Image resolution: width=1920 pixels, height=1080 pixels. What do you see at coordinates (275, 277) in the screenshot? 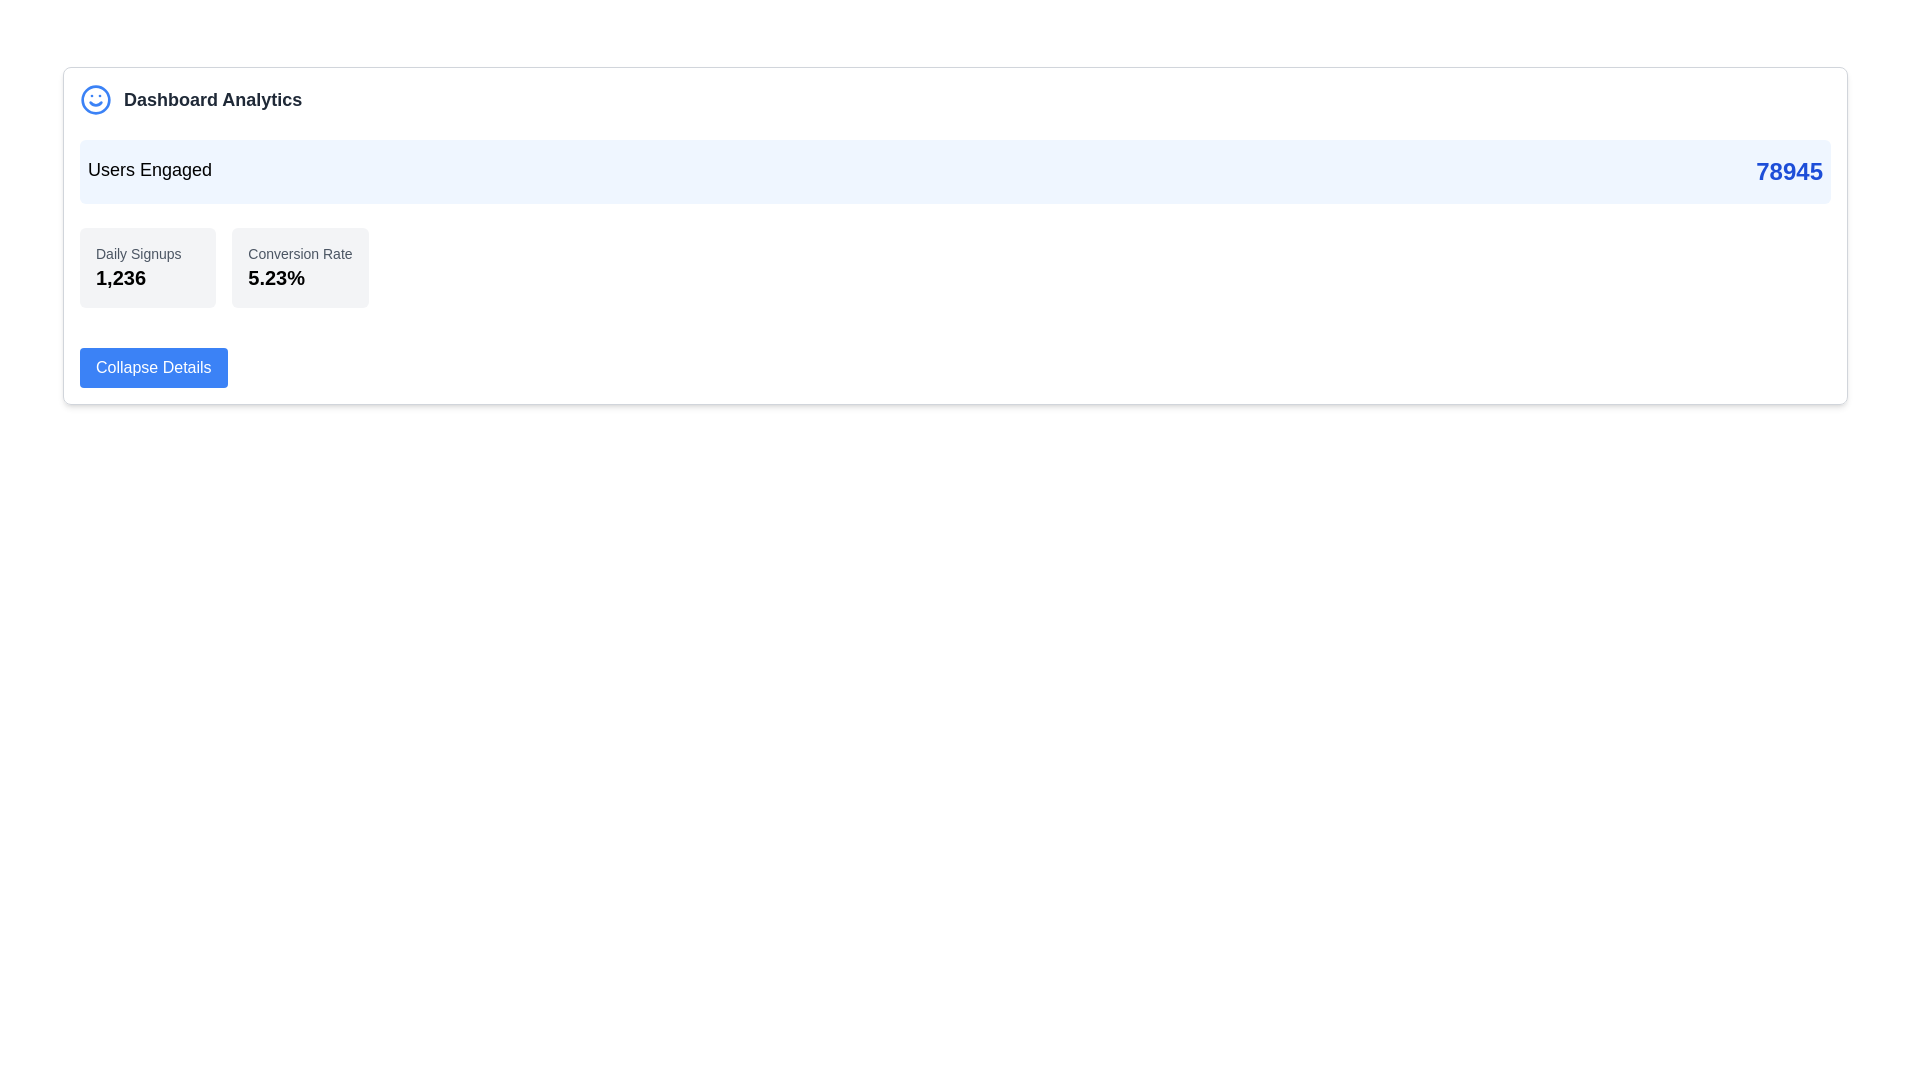
I see `the text display showing '5.23%' that is prominently located below the label 'Conversion Rate' within a light gray rounded box` at bounding box center [275, 277].